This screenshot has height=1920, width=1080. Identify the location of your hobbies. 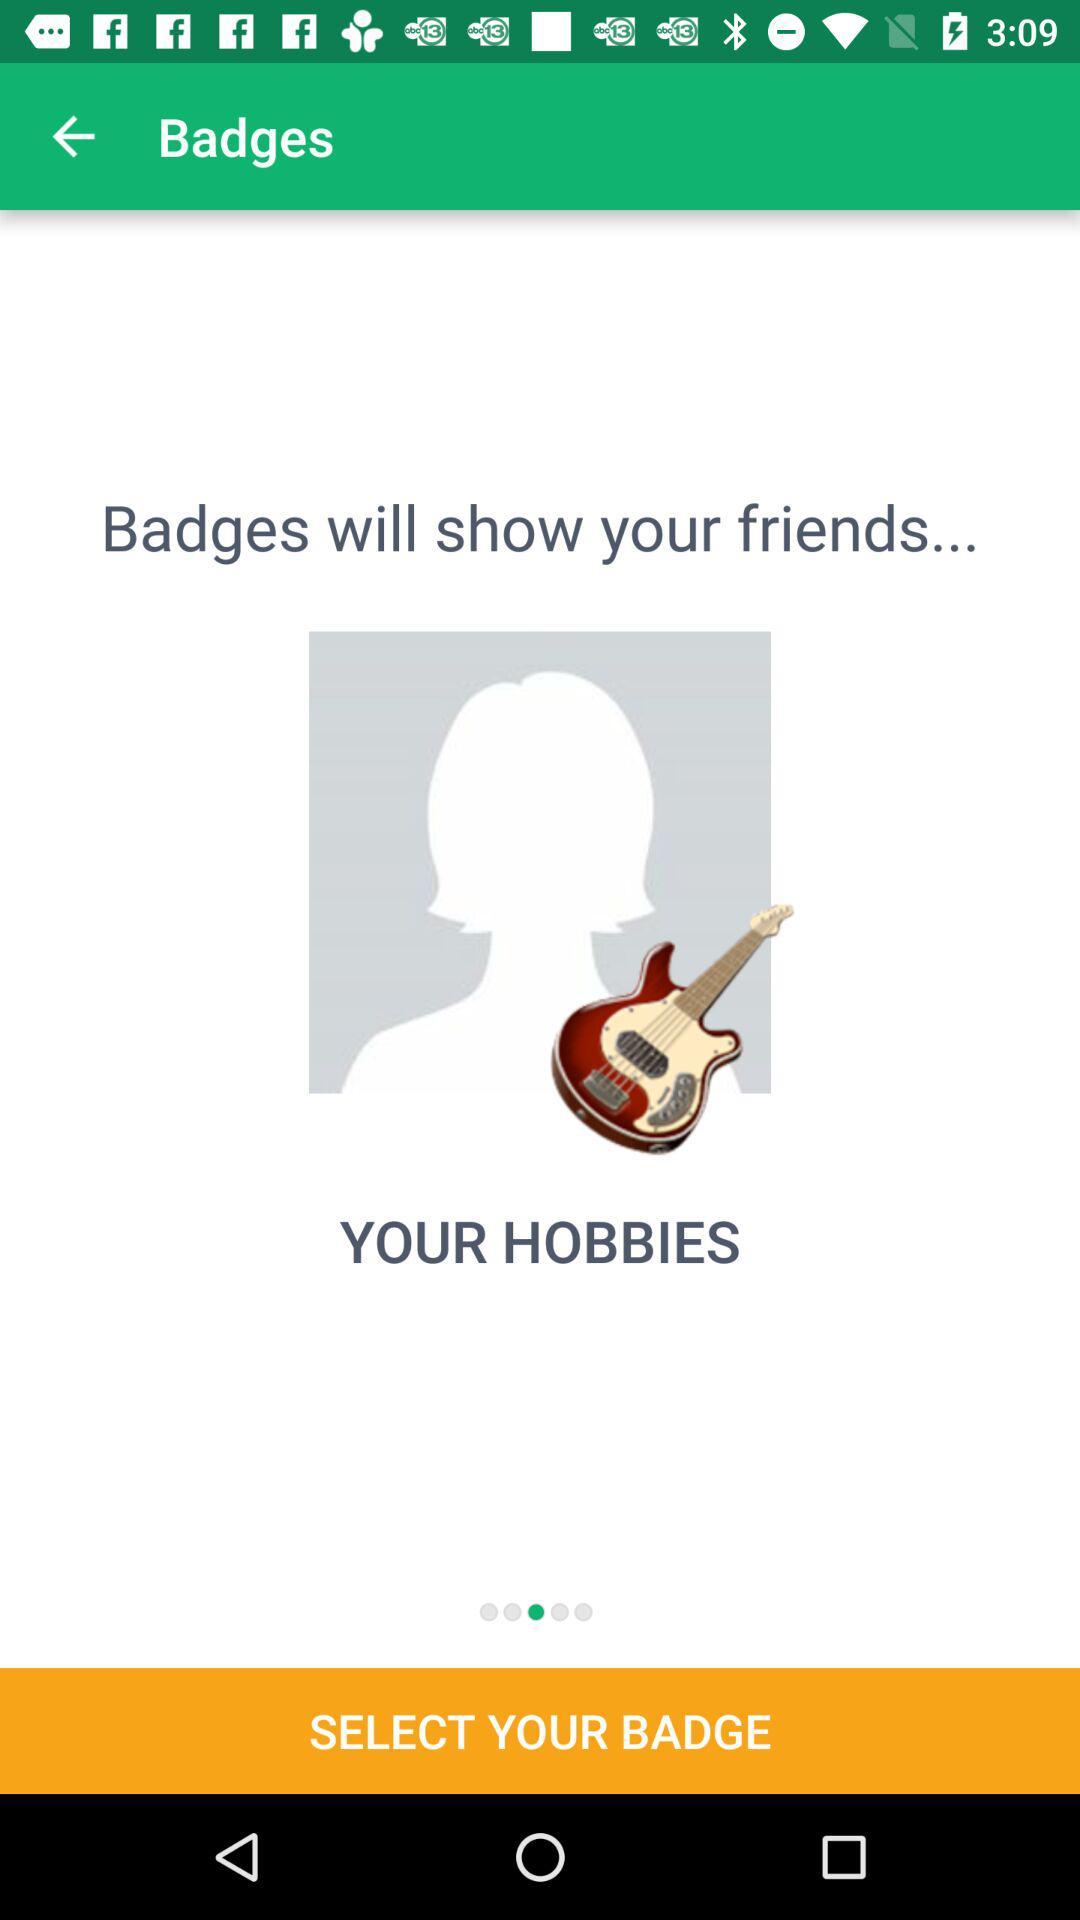
(540, 1239).